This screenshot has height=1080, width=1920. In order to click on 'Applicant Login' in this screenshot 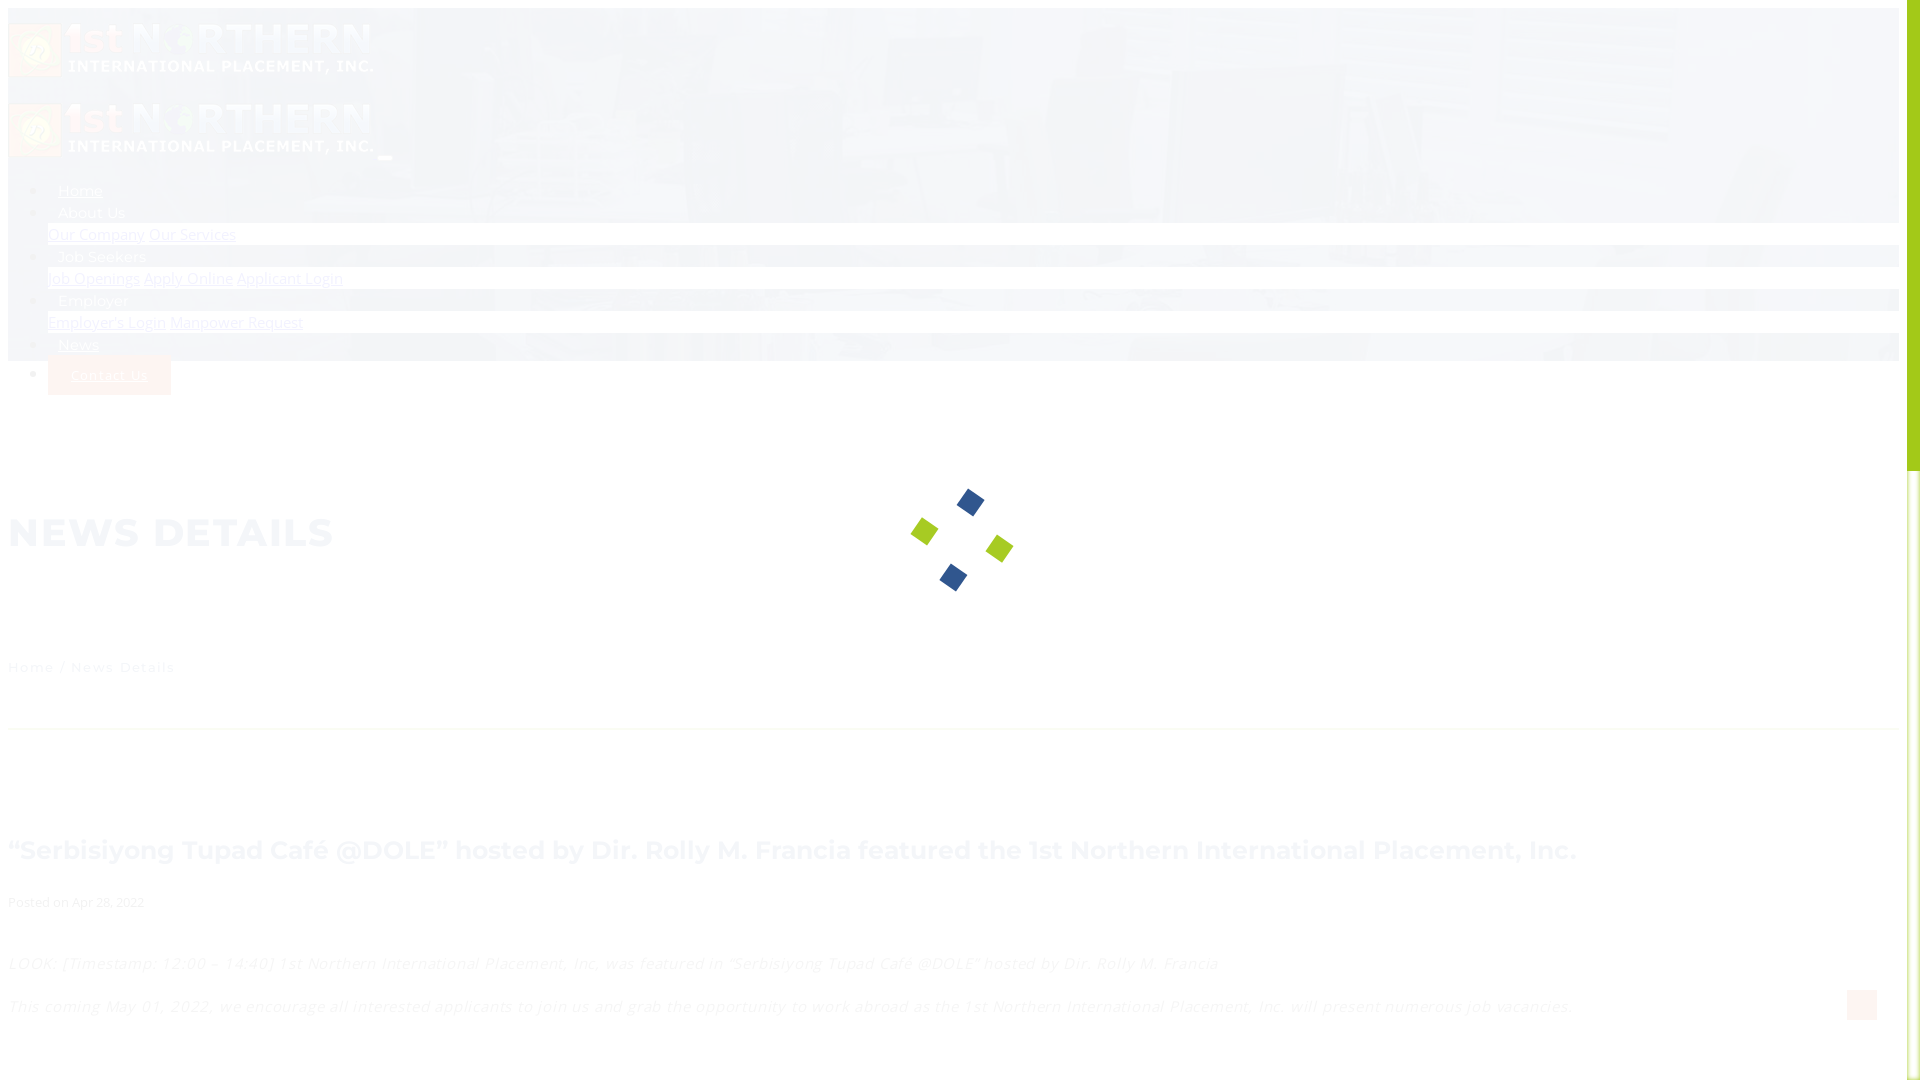, I will do `click(288, 278)`.